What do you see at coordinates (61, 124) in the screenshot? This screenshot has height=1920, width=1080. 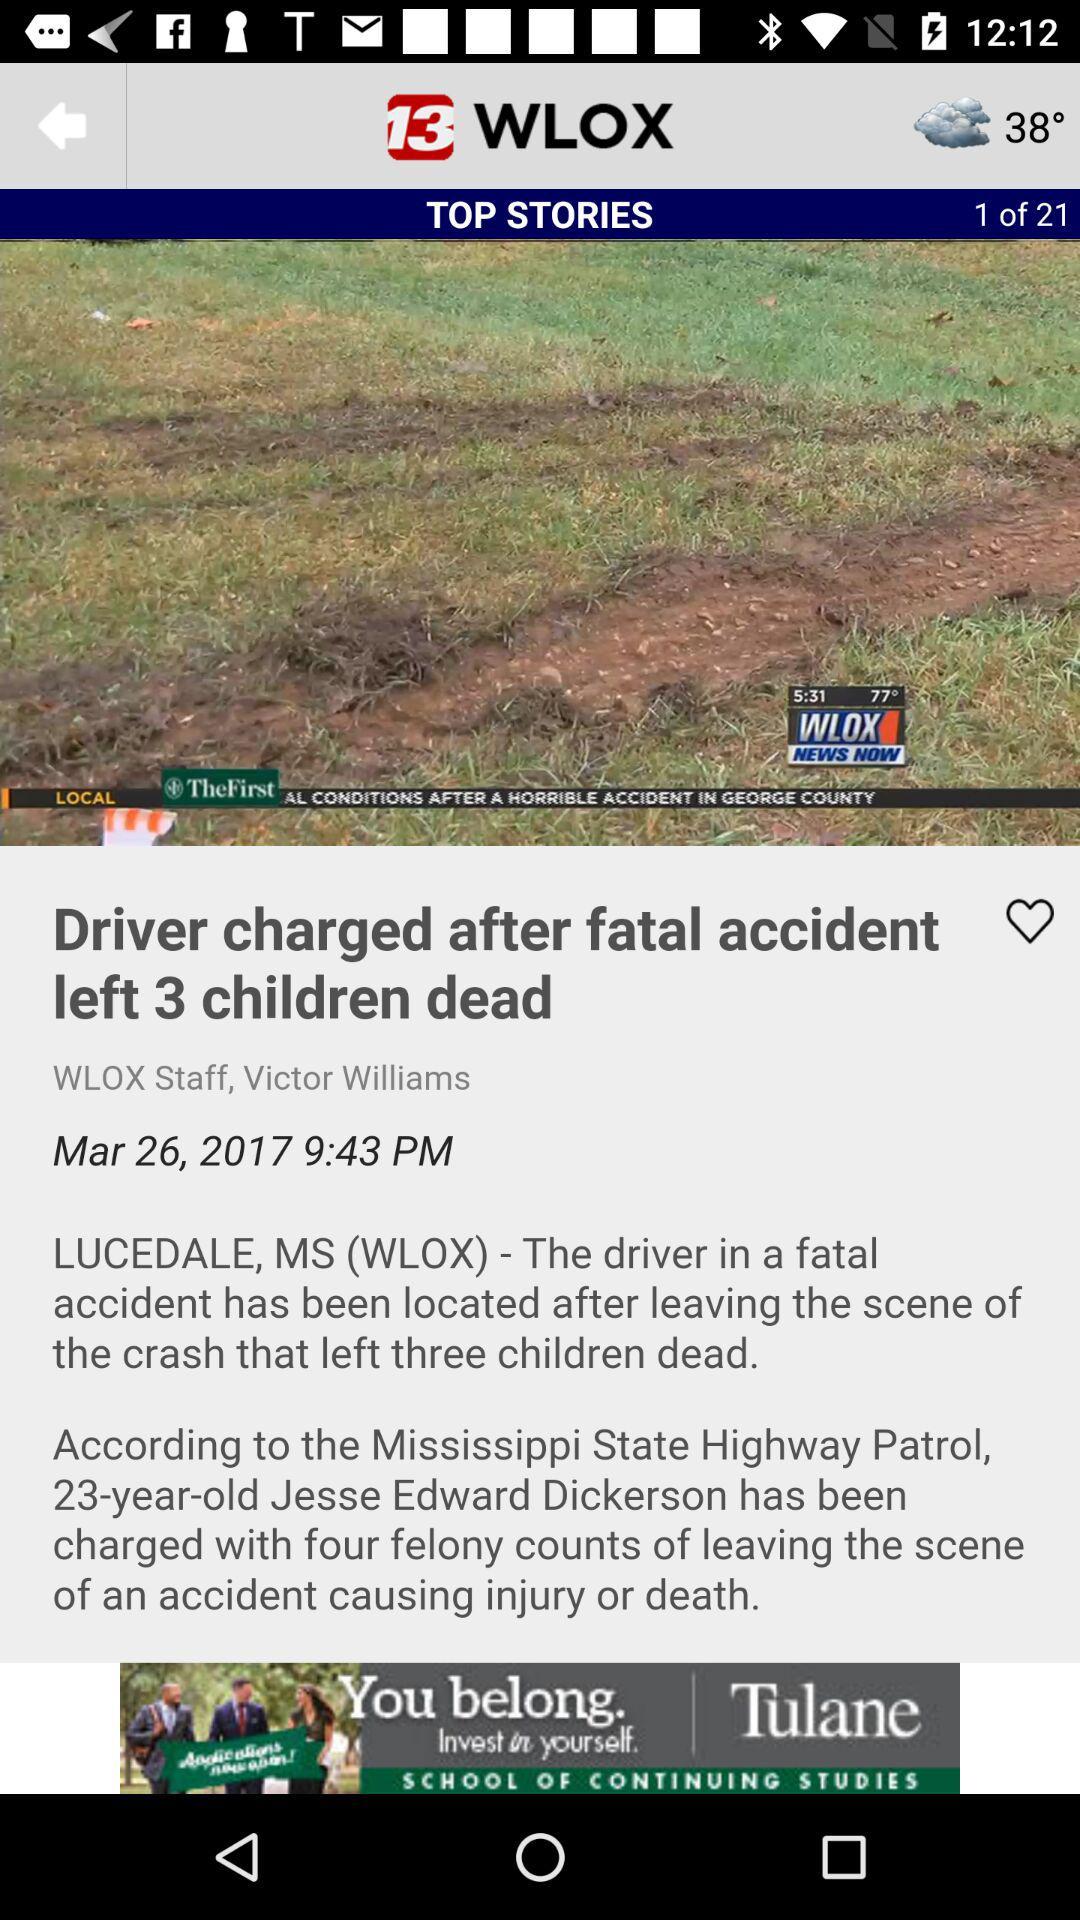 I see `go back` at bounding box center [61, 124].